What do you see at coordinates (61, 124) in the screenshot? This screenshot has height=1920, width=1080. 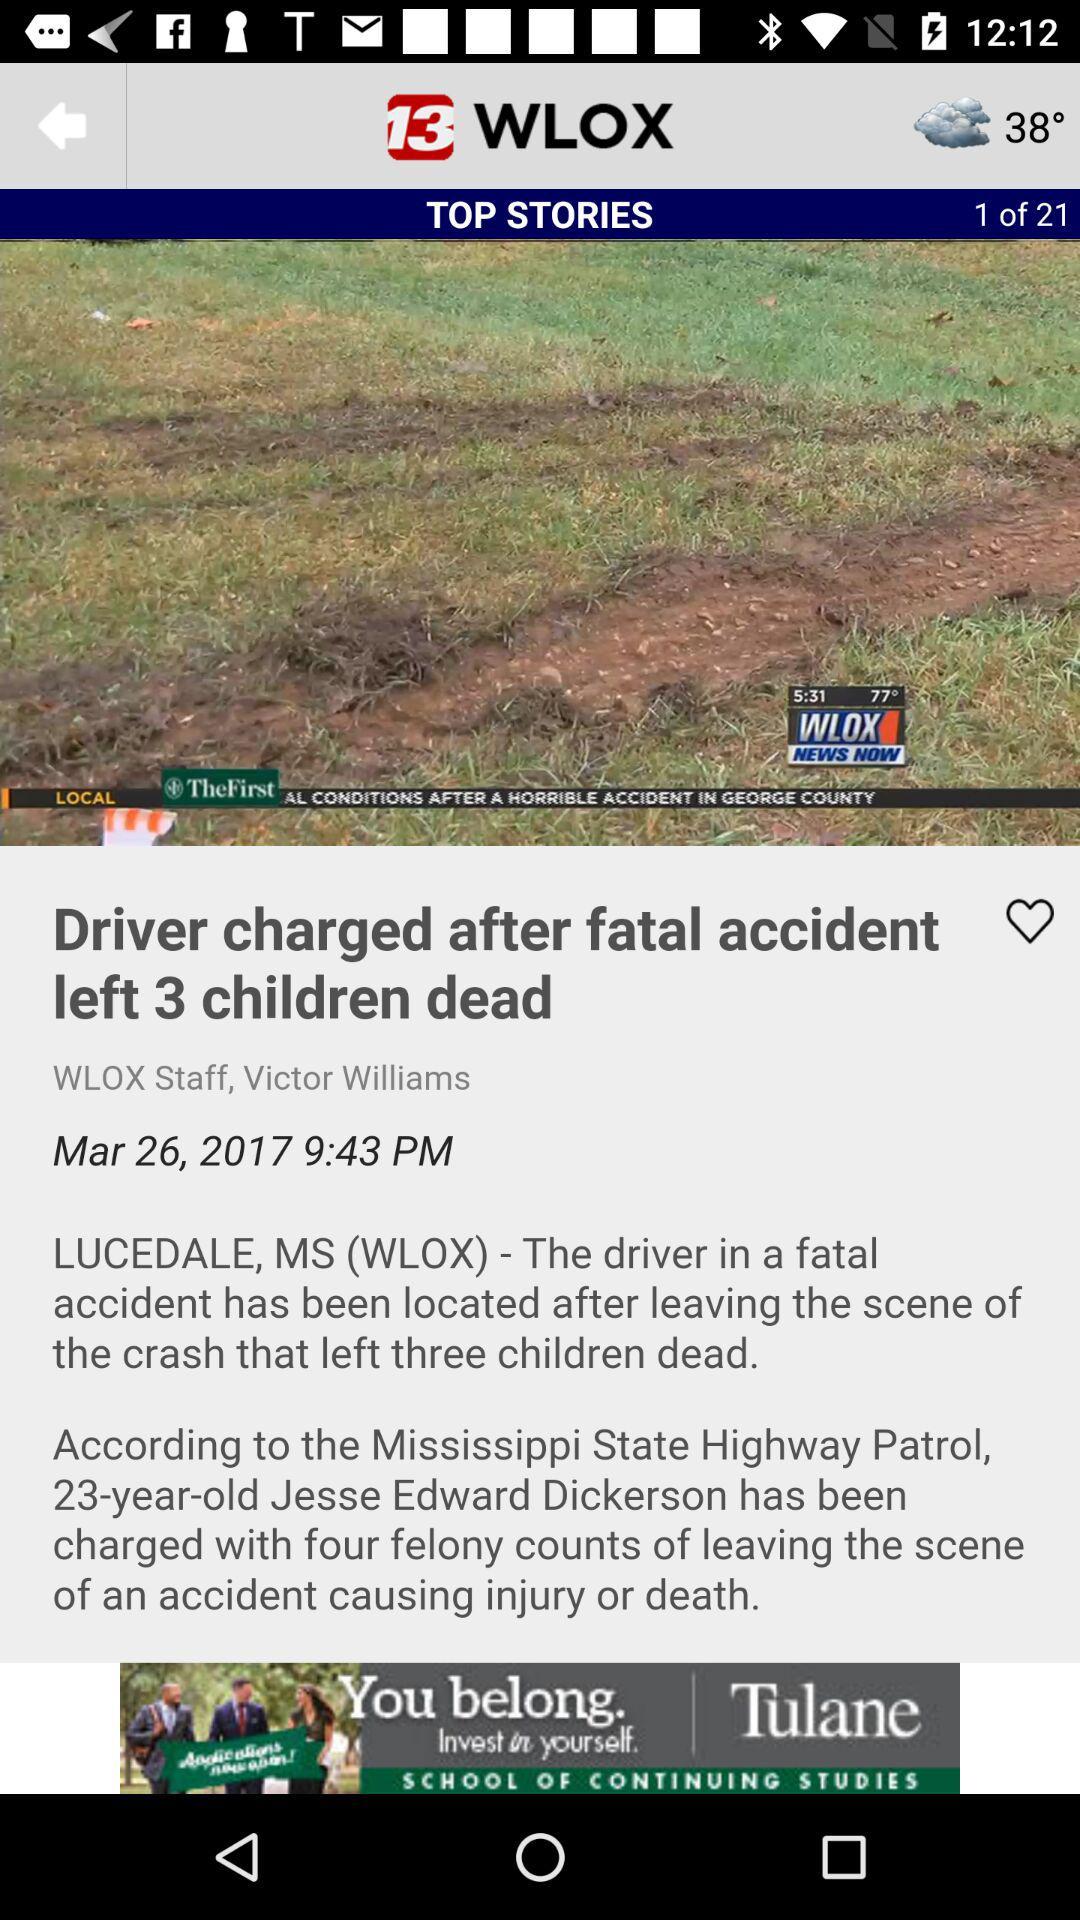 I see `go back` at bounding box center [61, 124].